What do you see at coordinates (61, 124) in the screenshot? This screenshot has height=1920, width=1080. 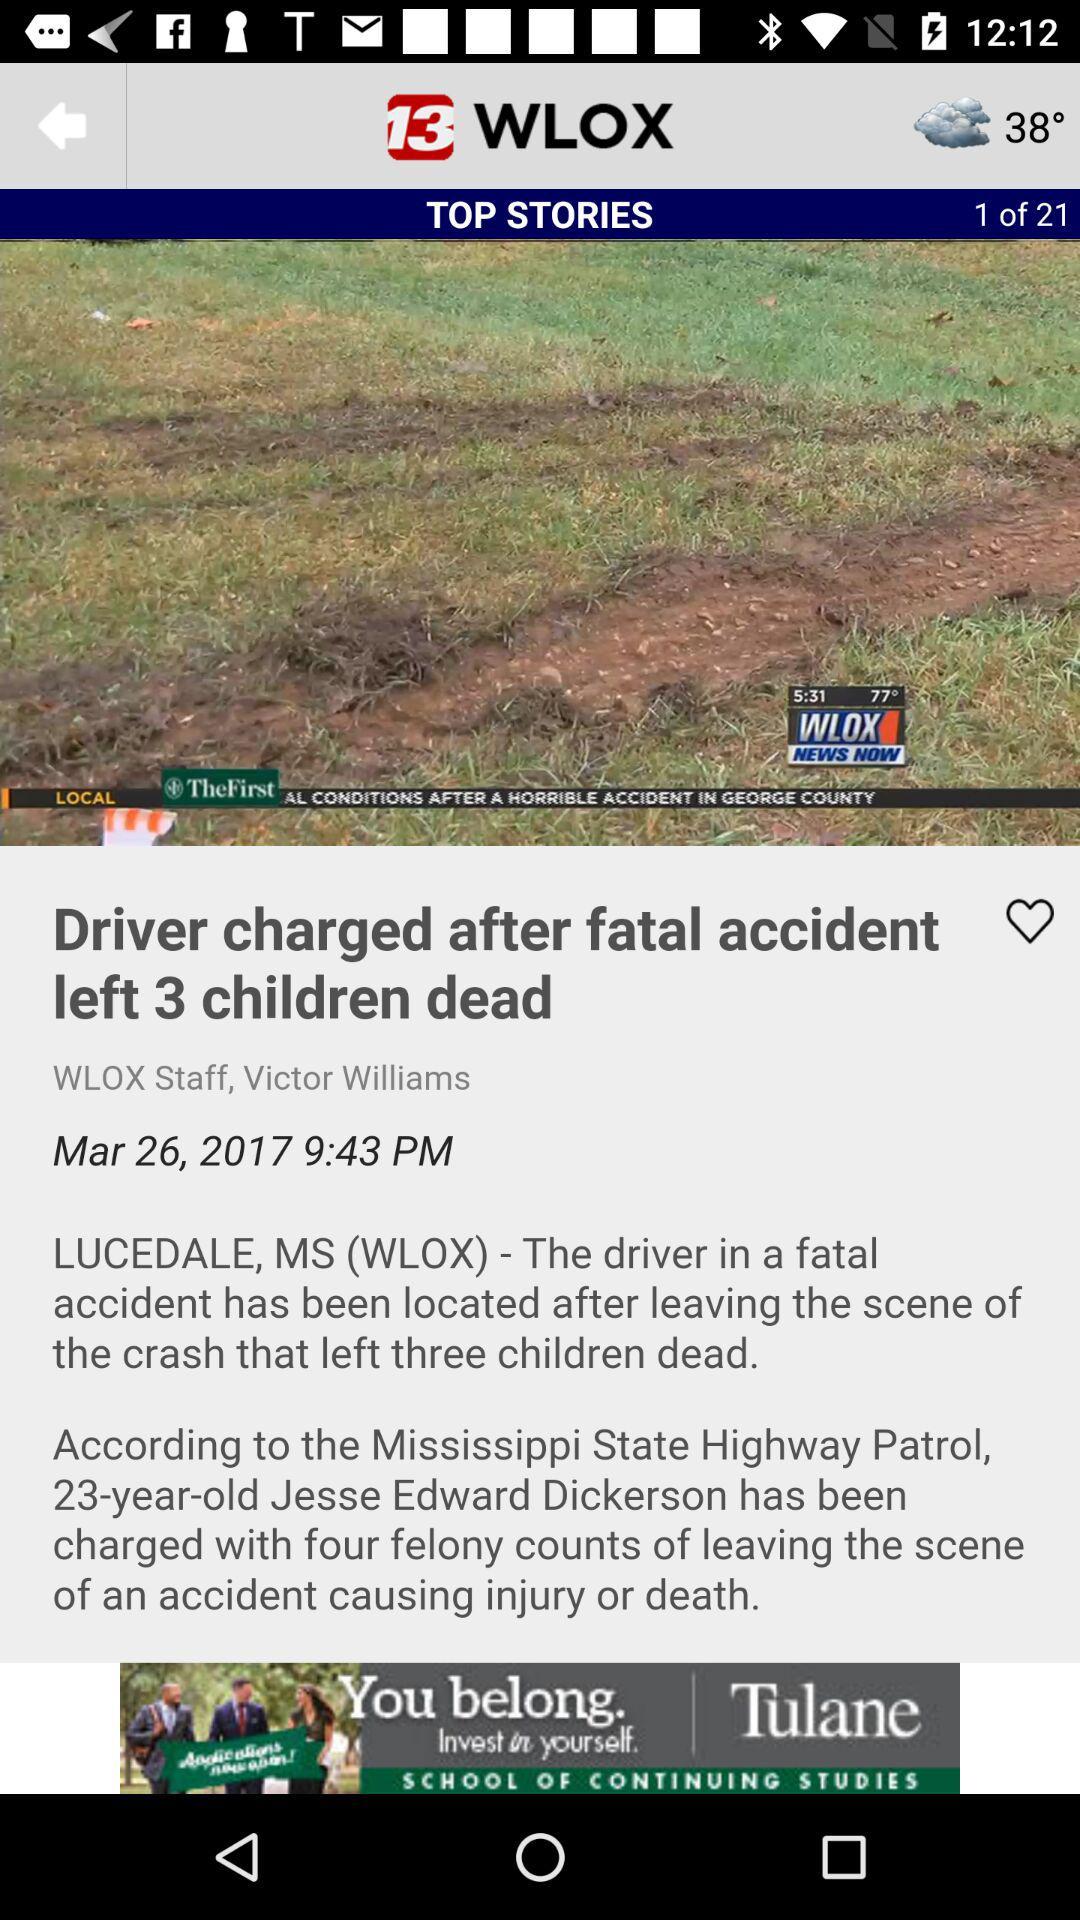 I see `go back` at bounding box center [61, 124].